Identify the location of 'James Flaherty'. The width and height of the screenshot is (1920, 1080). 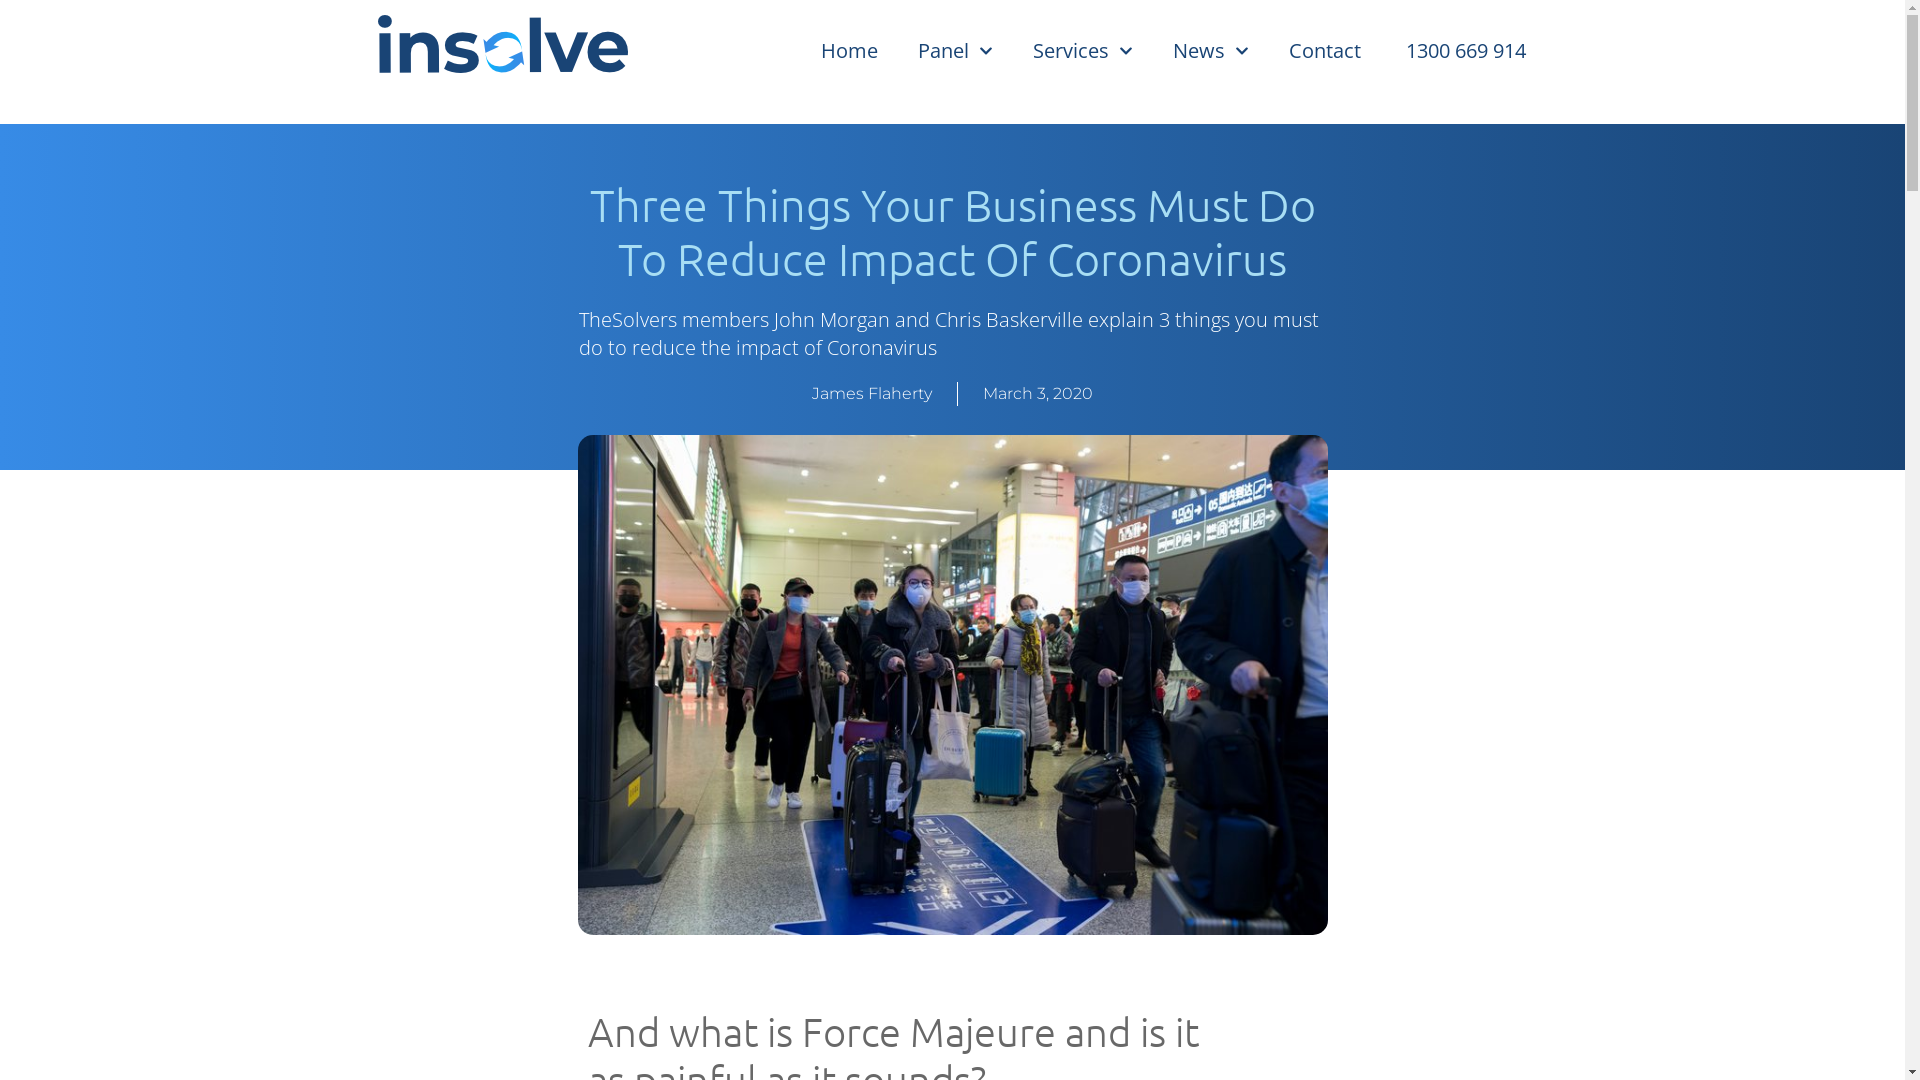
(872, 393).